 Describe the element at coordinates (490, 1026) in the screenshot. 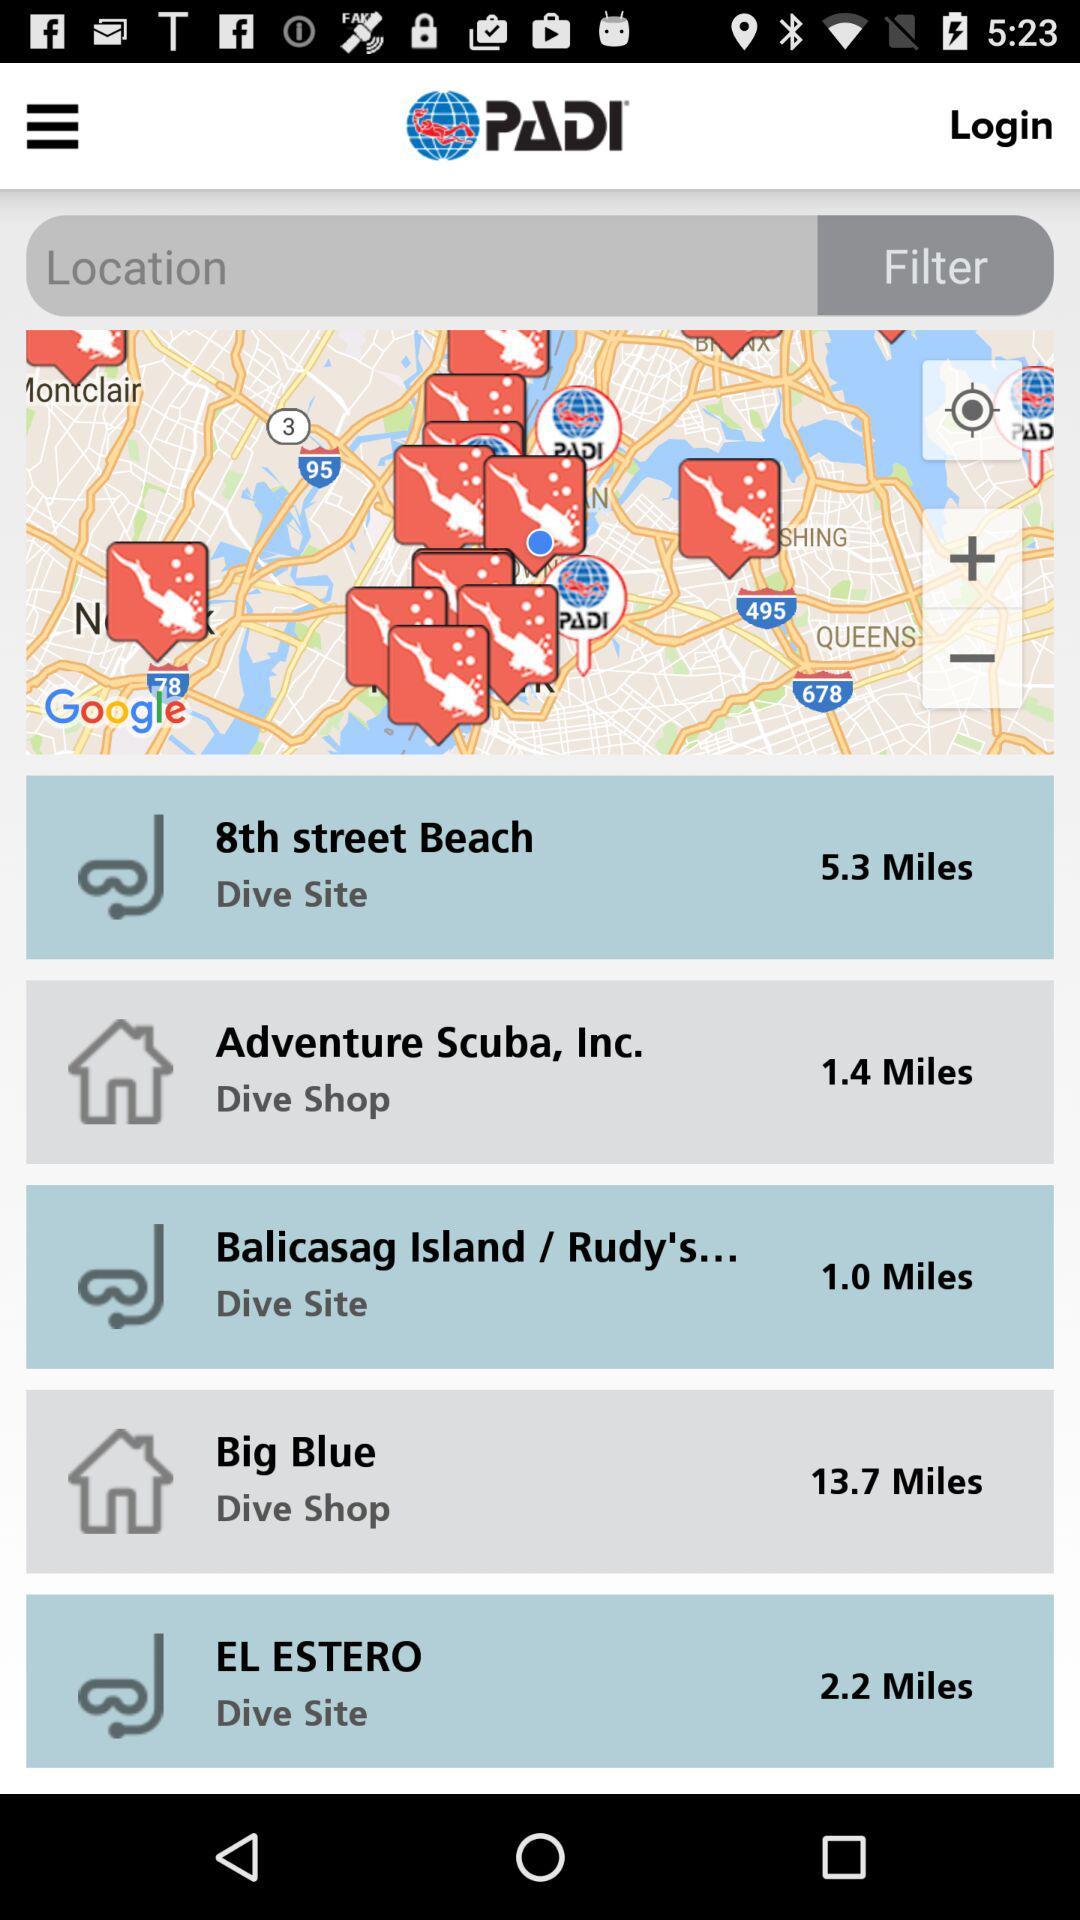

I see `icon above the dive shop` at that location.